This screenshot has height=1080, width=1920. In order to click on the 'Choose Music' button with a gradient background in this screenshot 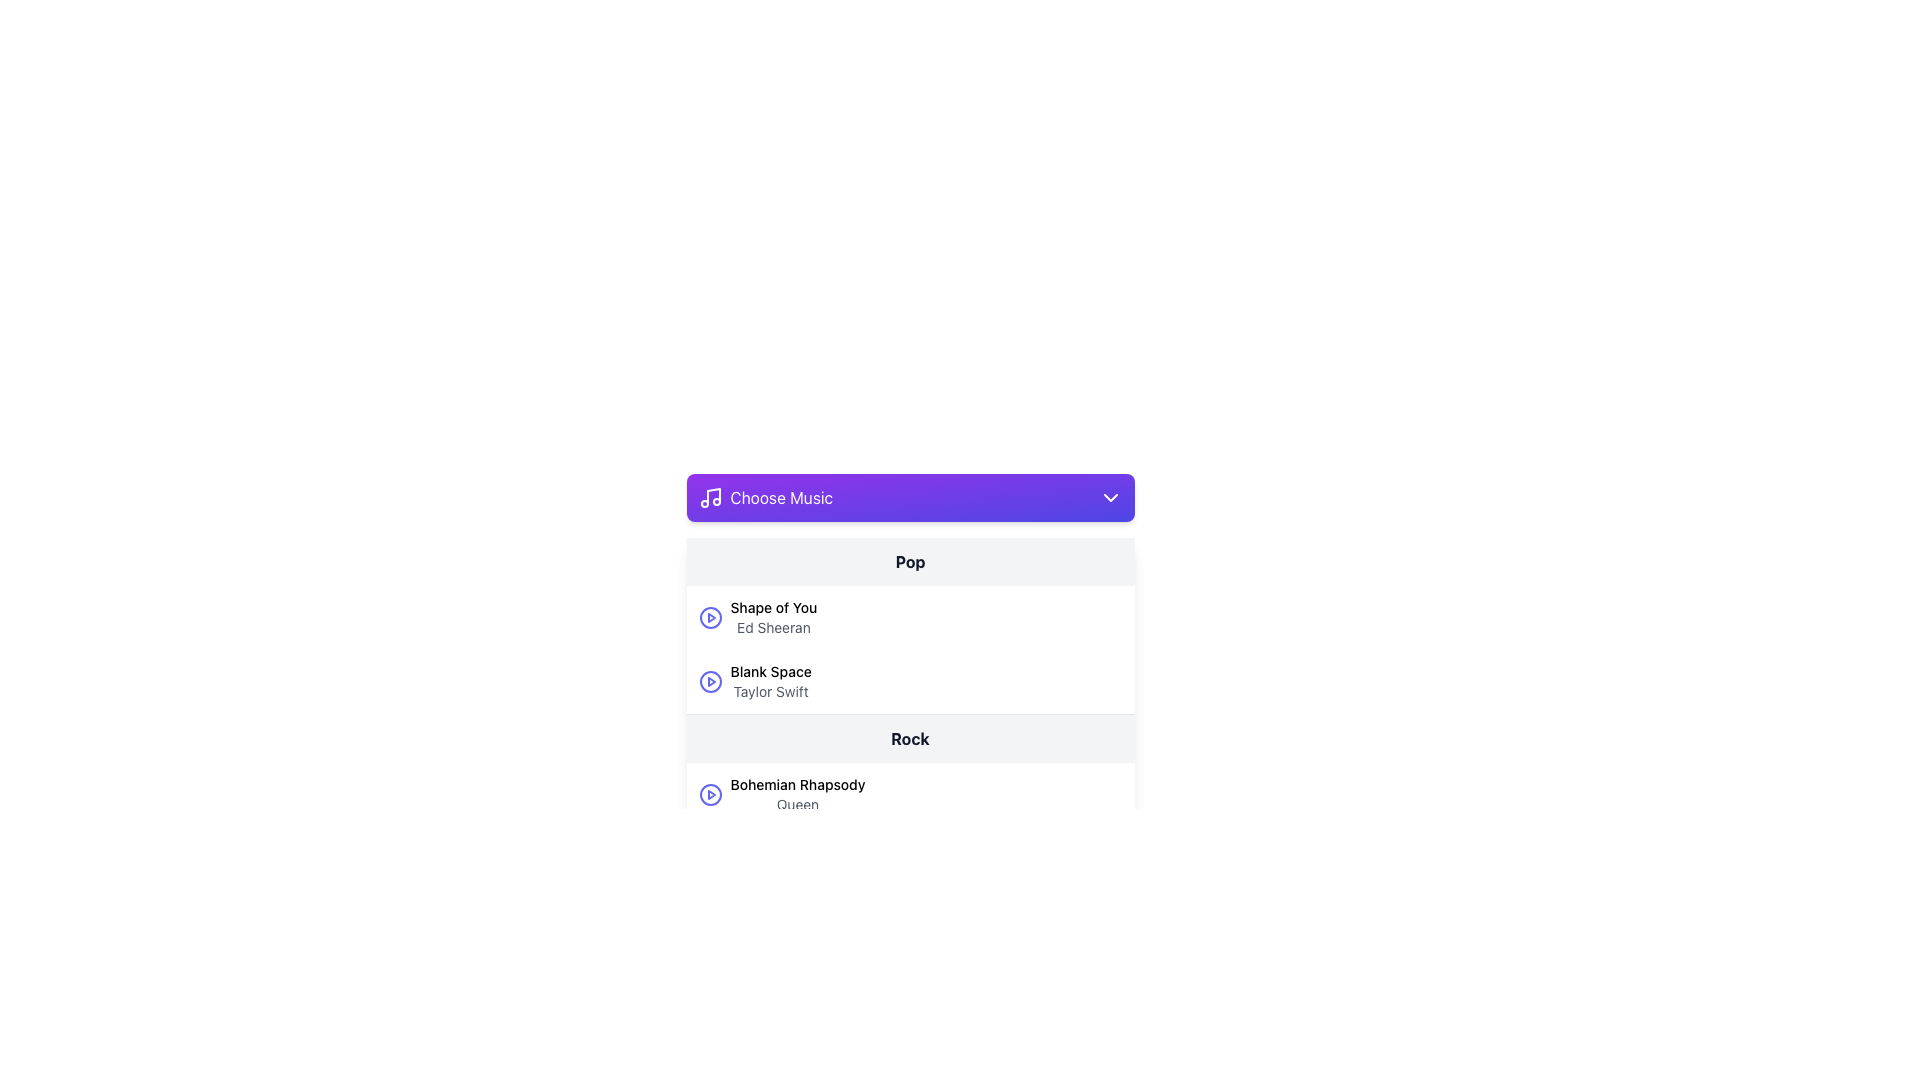, I will do `click(909, 496)`.